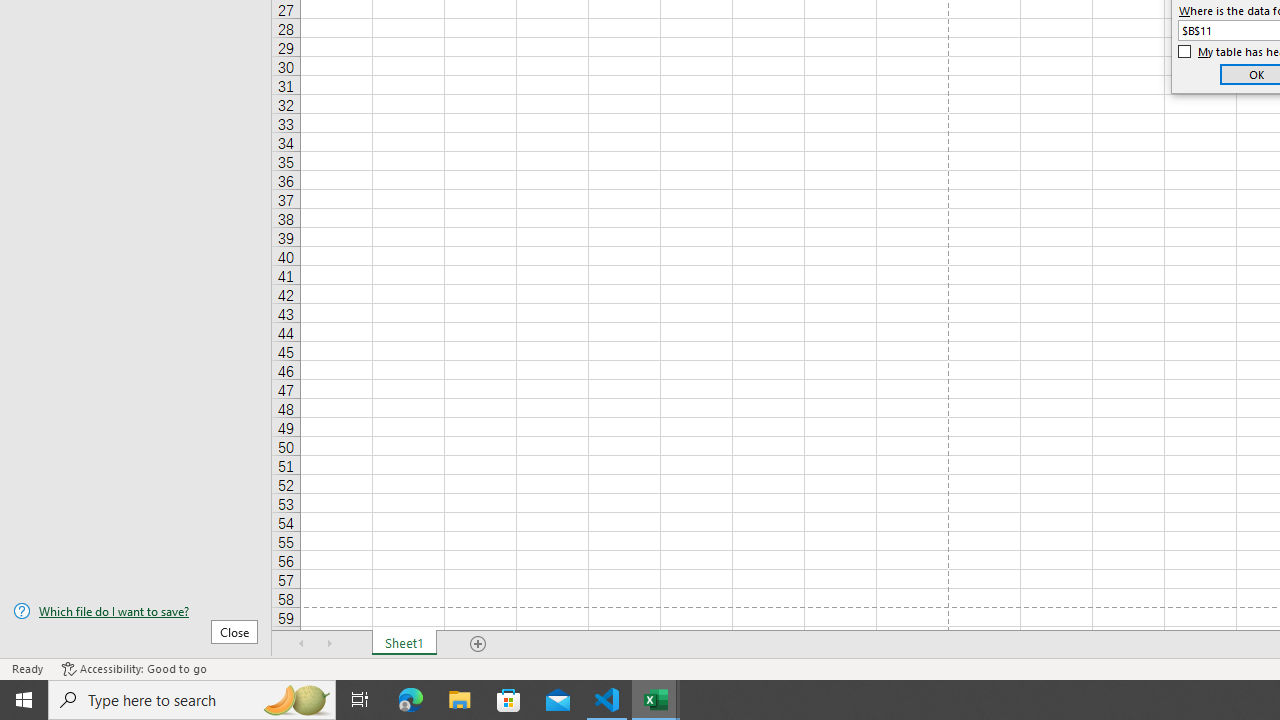 Image resolution: width=1280 pixels, height=720 pixels. I want to click on 'Close', so click(234, 631).